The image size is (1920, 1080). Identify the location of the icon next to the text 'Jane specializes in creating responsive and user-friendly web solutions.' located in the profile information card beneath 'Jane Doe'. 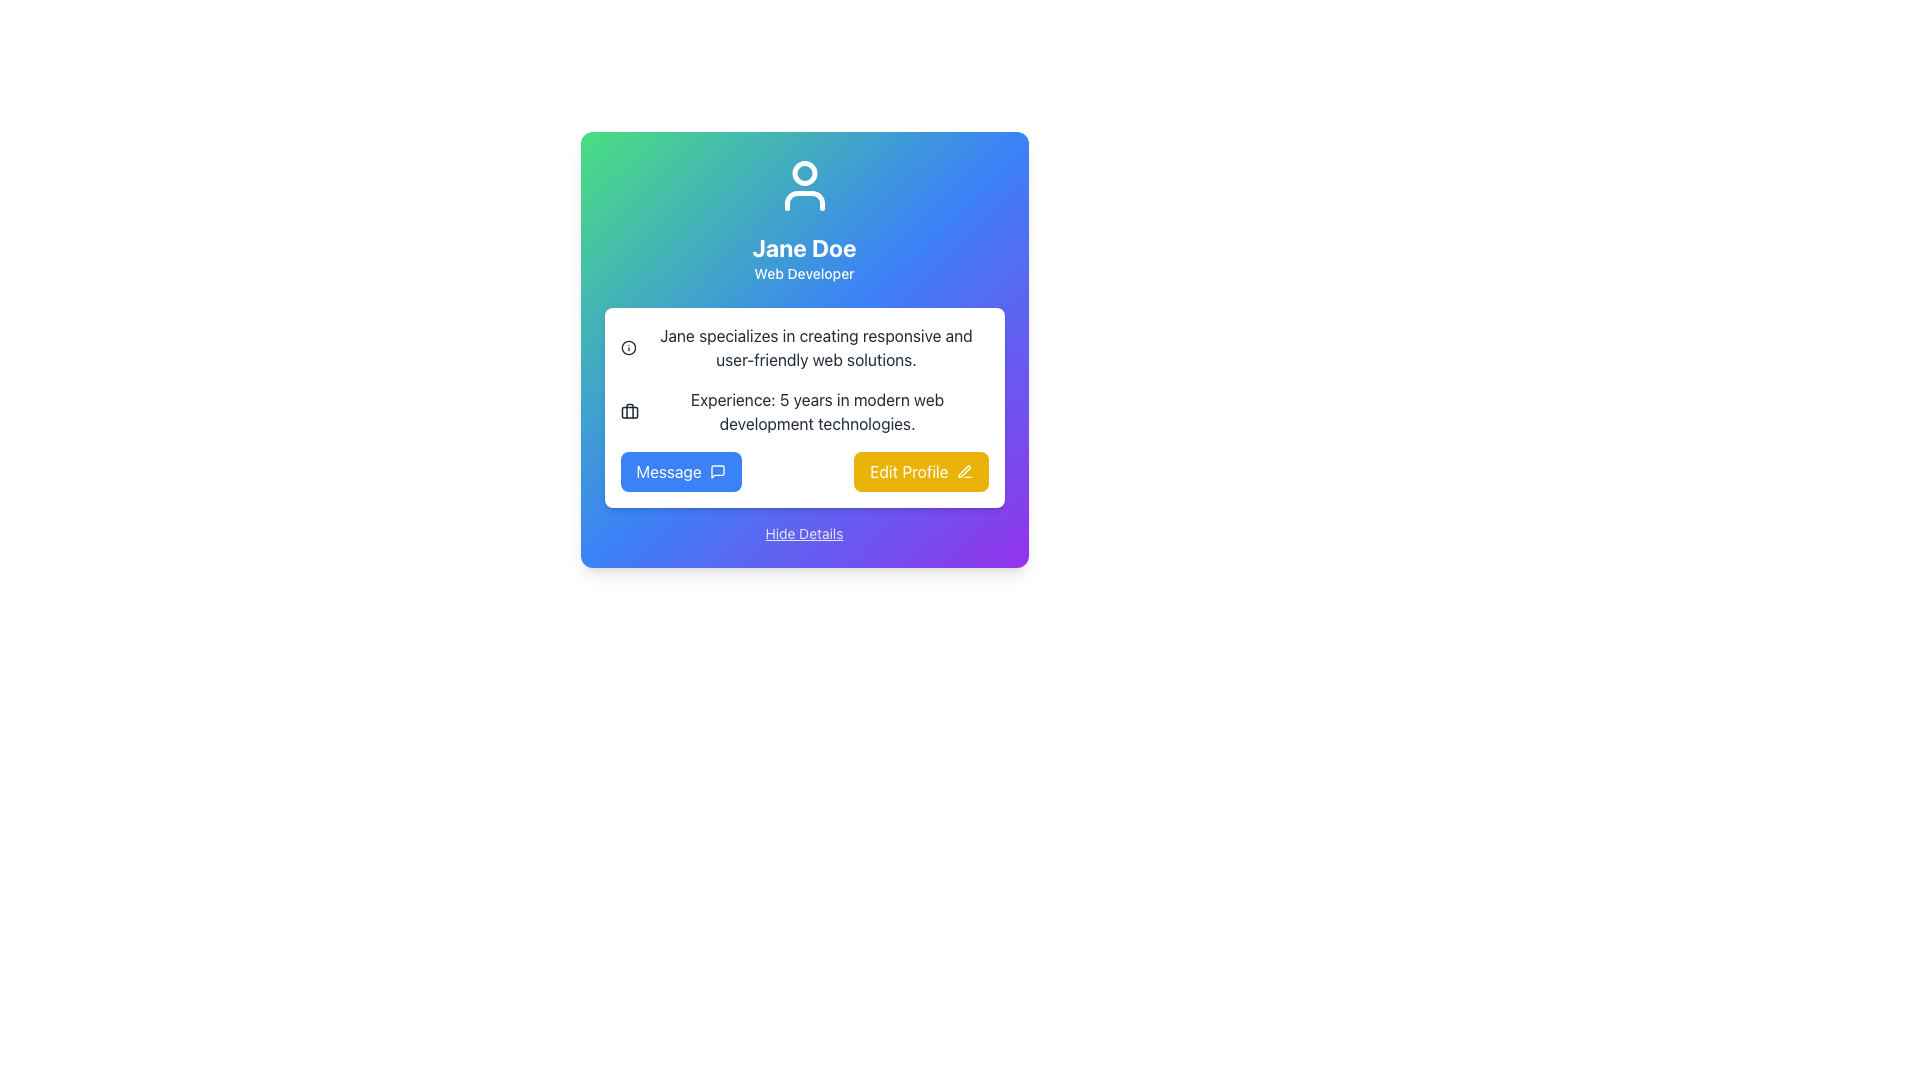
(804, 346).